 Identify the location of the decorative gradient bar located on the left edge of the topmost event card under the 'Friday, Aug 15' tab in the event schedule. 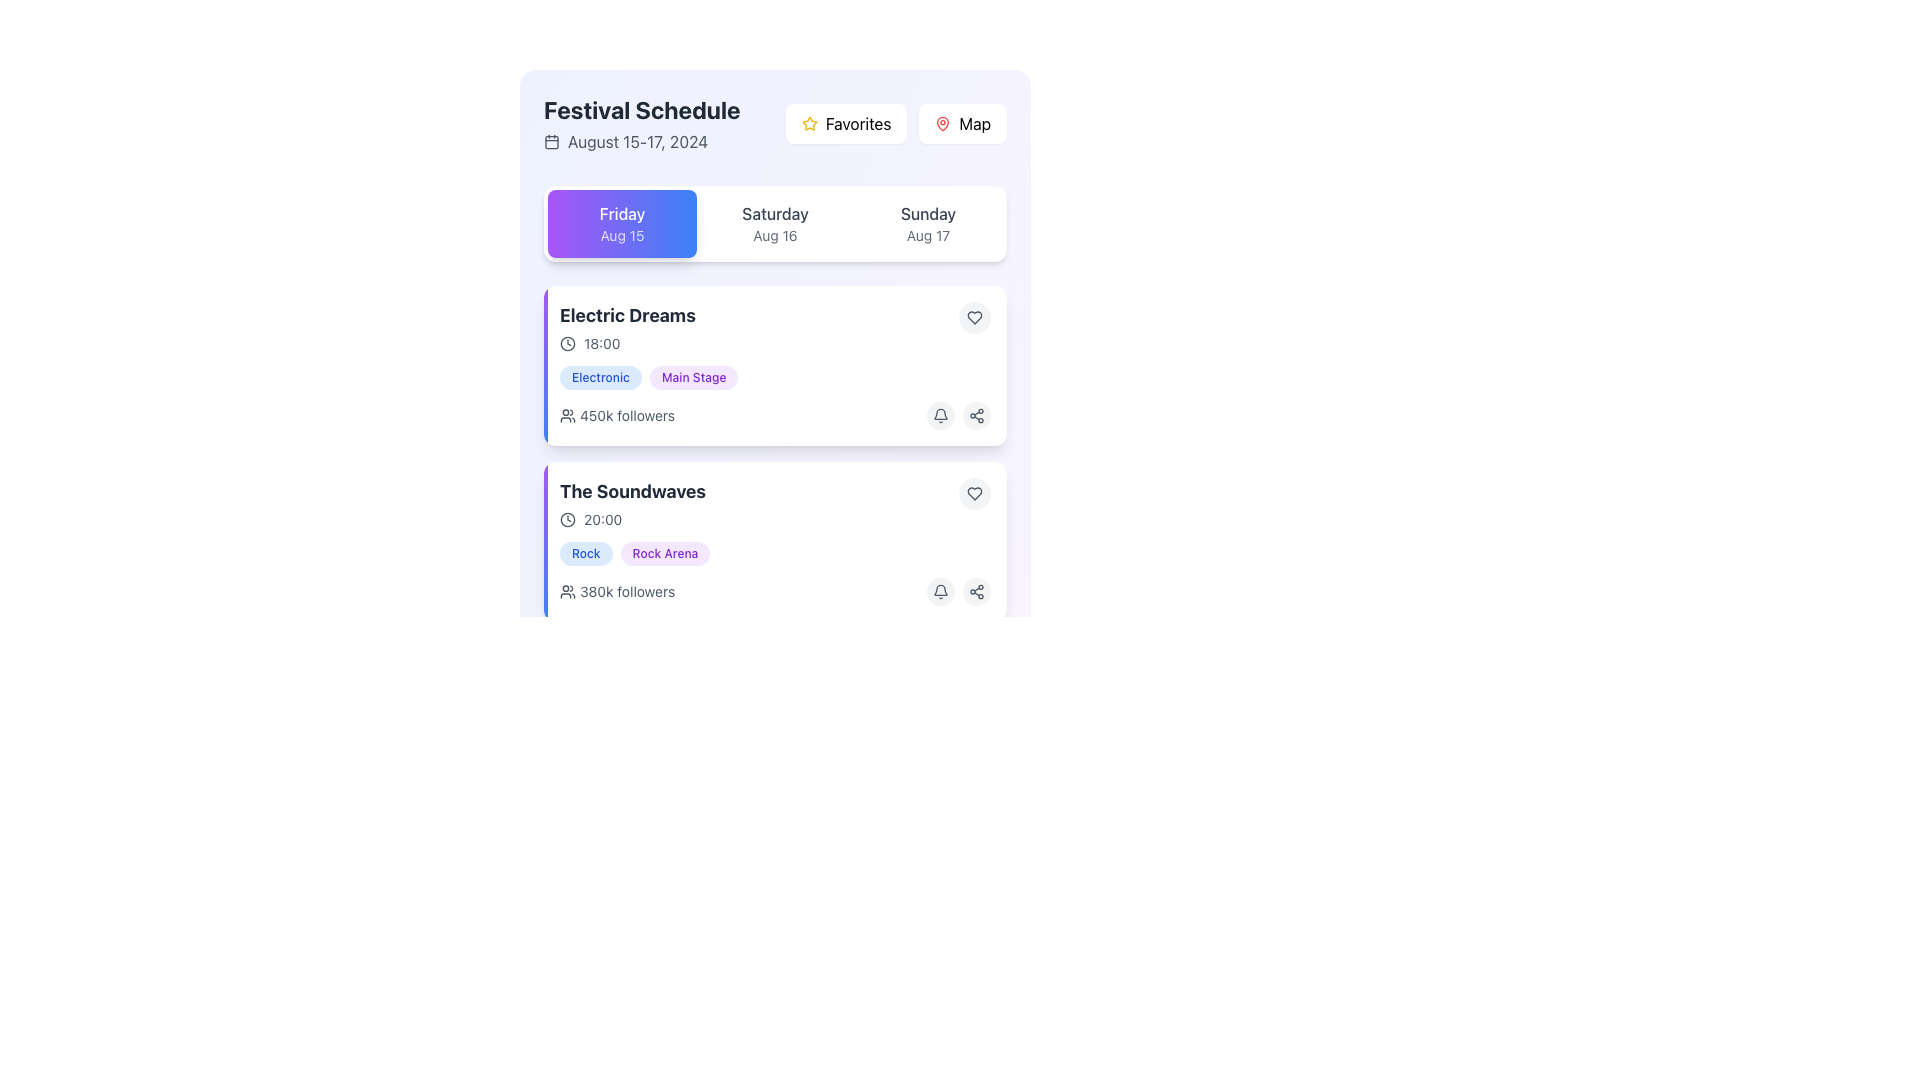
(546, 366).